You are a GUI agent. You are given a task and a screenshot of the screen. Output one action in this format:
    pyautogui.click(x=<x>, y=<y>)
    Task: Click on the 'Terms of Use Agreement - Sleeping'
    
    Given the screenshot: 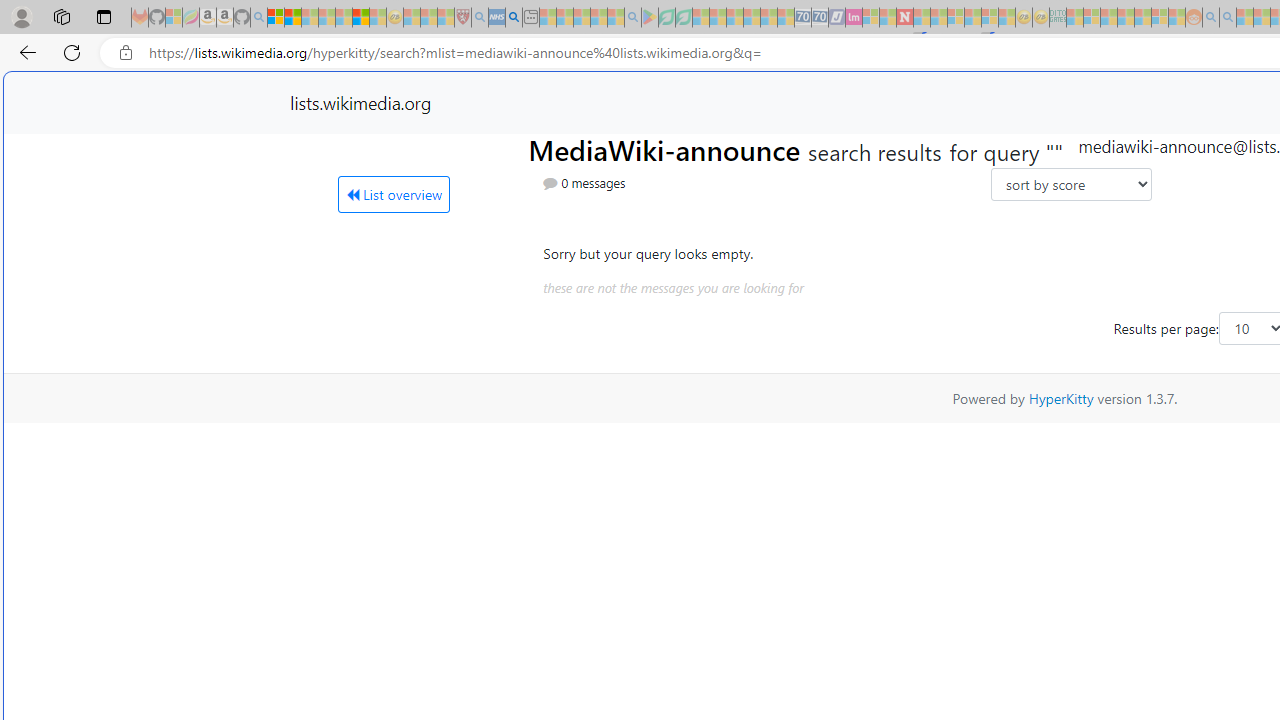 What is the action you would take?
    pyautogui.click(x=666, y=17)
    